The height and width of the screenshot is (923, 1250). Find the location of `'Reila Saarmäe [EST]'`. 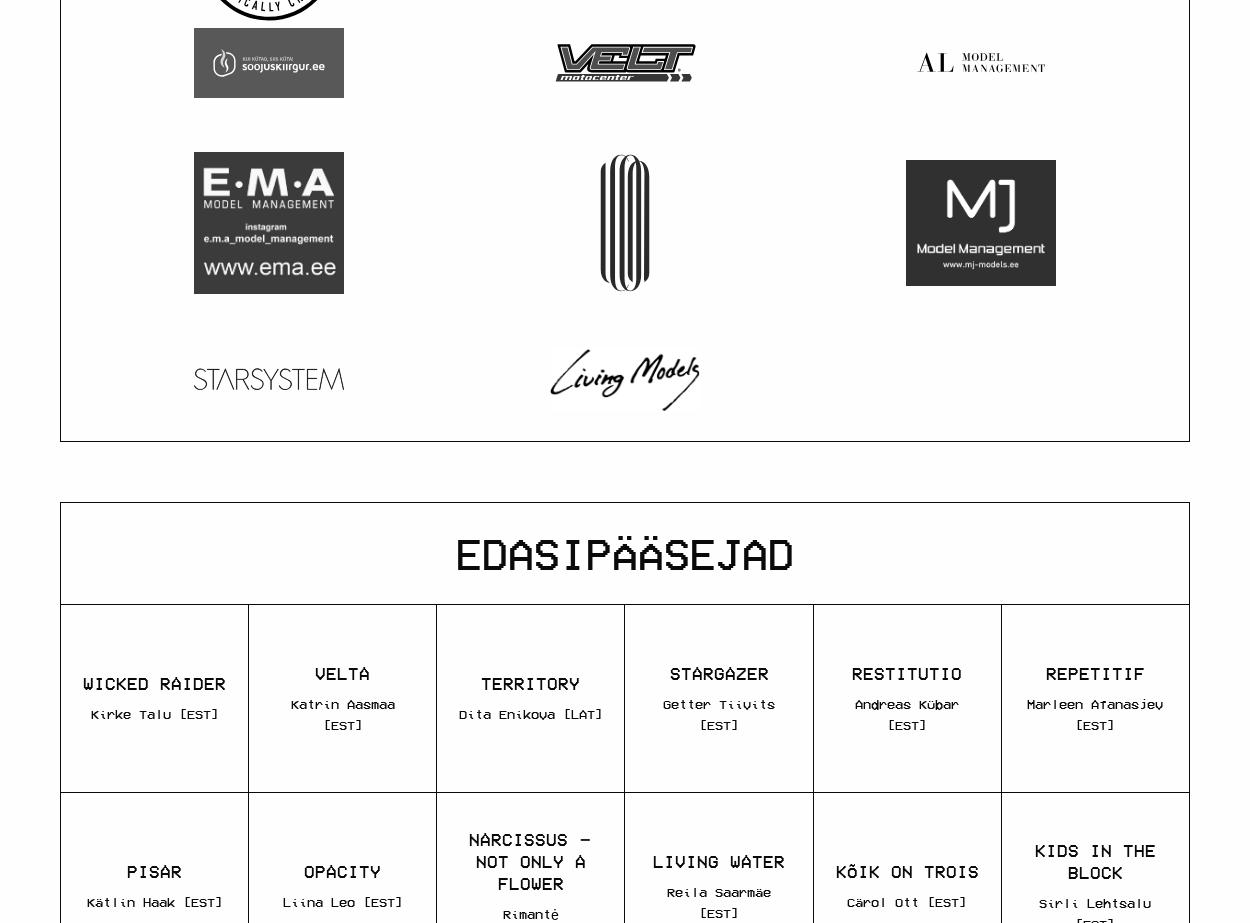

'Reila Saarmäe [EST]' is located at coordinates (667, 900).